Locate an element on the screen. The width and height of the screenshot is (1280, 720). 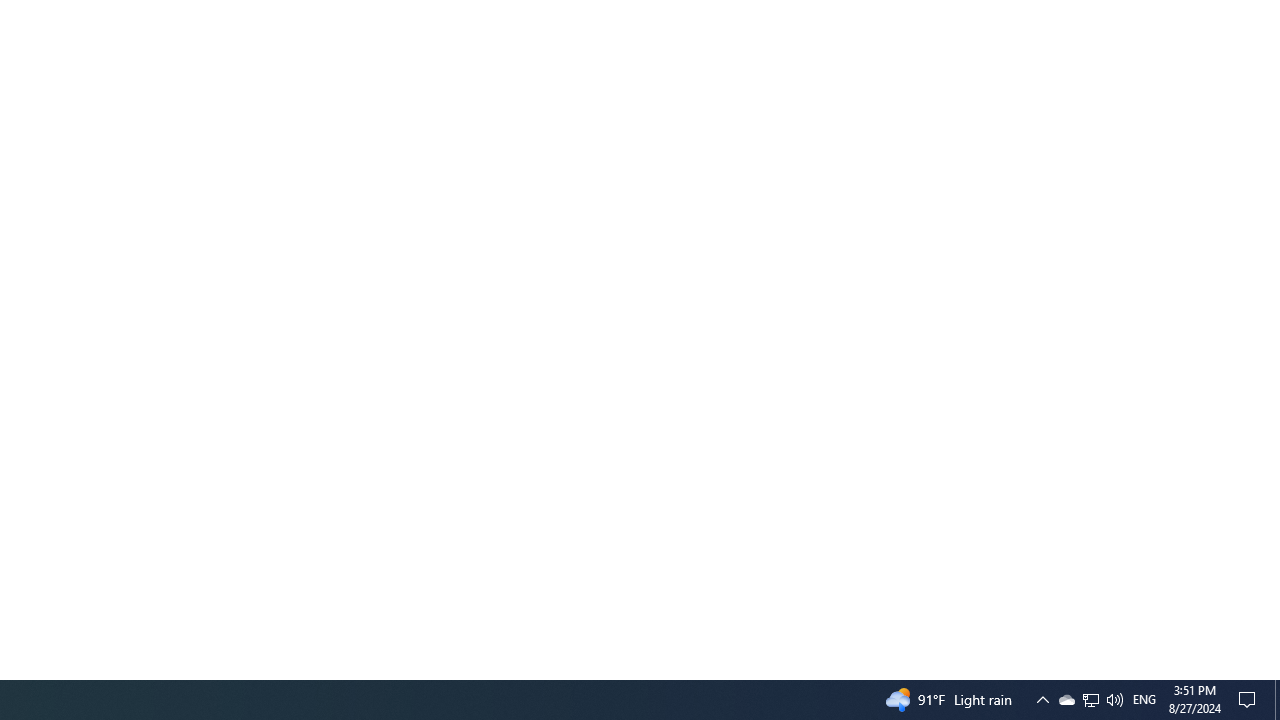
'Action Center, No new notifications' is located at coordinates (1250, 698).